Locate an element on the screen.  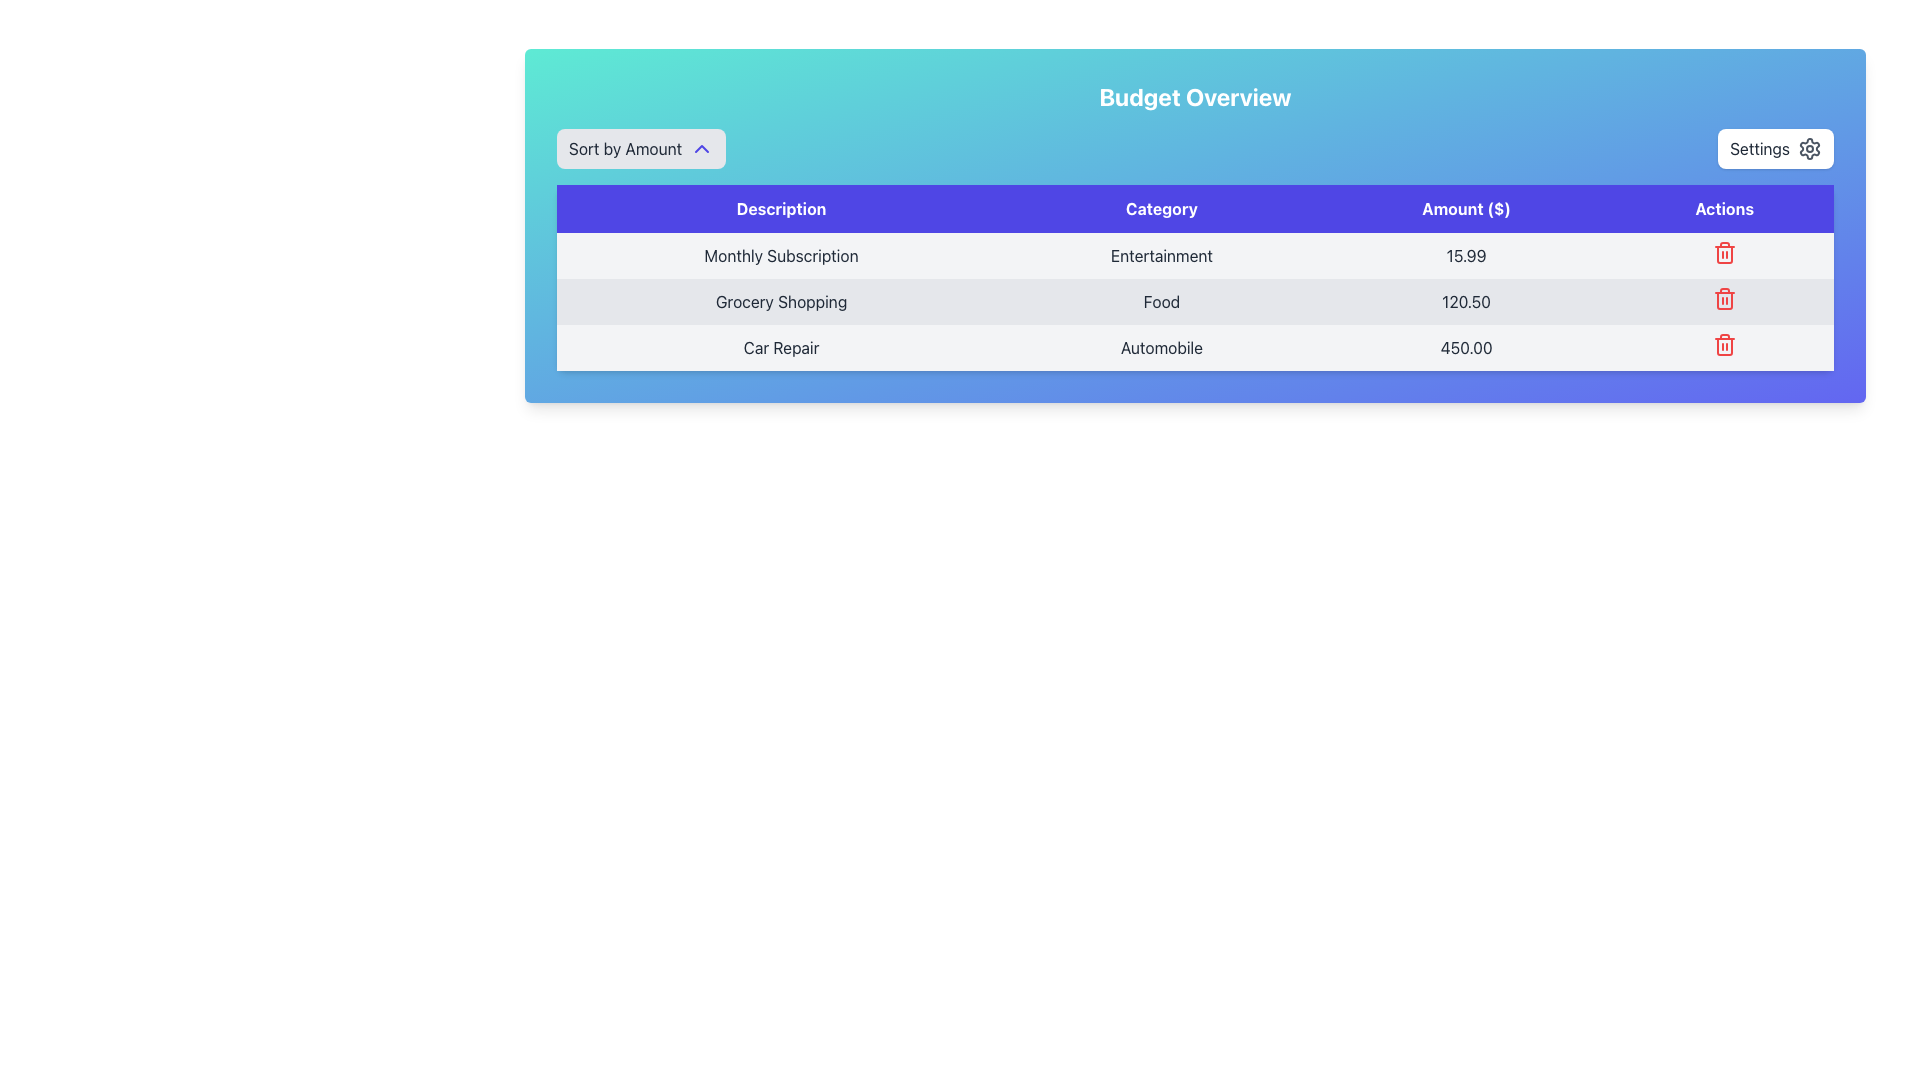
the delete button located in the 'Actions' column of the second row in the table, adjacent to the 'Grocery Shopping' row under the 'Description' column is located at coordinates (1722, 300).